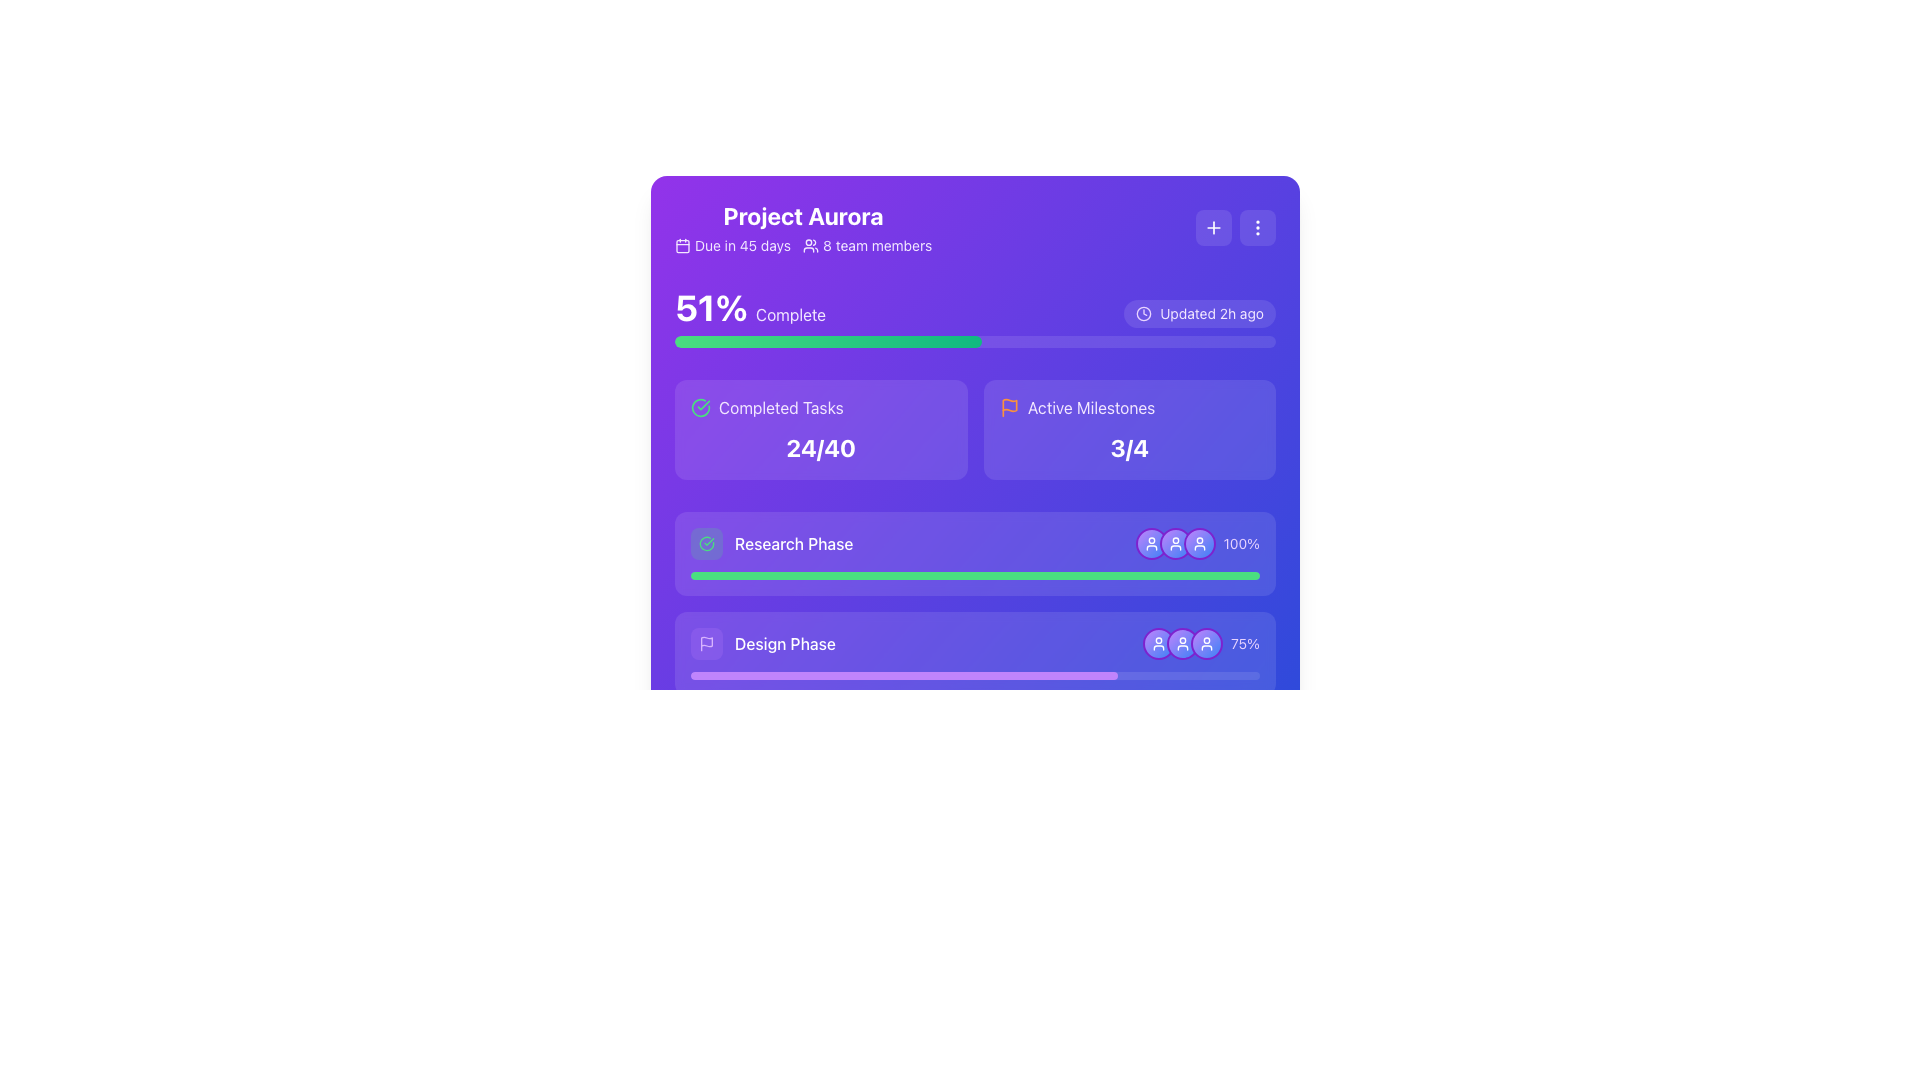  What do you see at coordinates (803, 245) in the screenshot?
I see `the text-based grouping element below the title 'Project Aurora', which displays 'Due in 45 days' with a calendar icon and '8 team members' with a user icon, both in a purple hue` at bounding box center [803, 245].